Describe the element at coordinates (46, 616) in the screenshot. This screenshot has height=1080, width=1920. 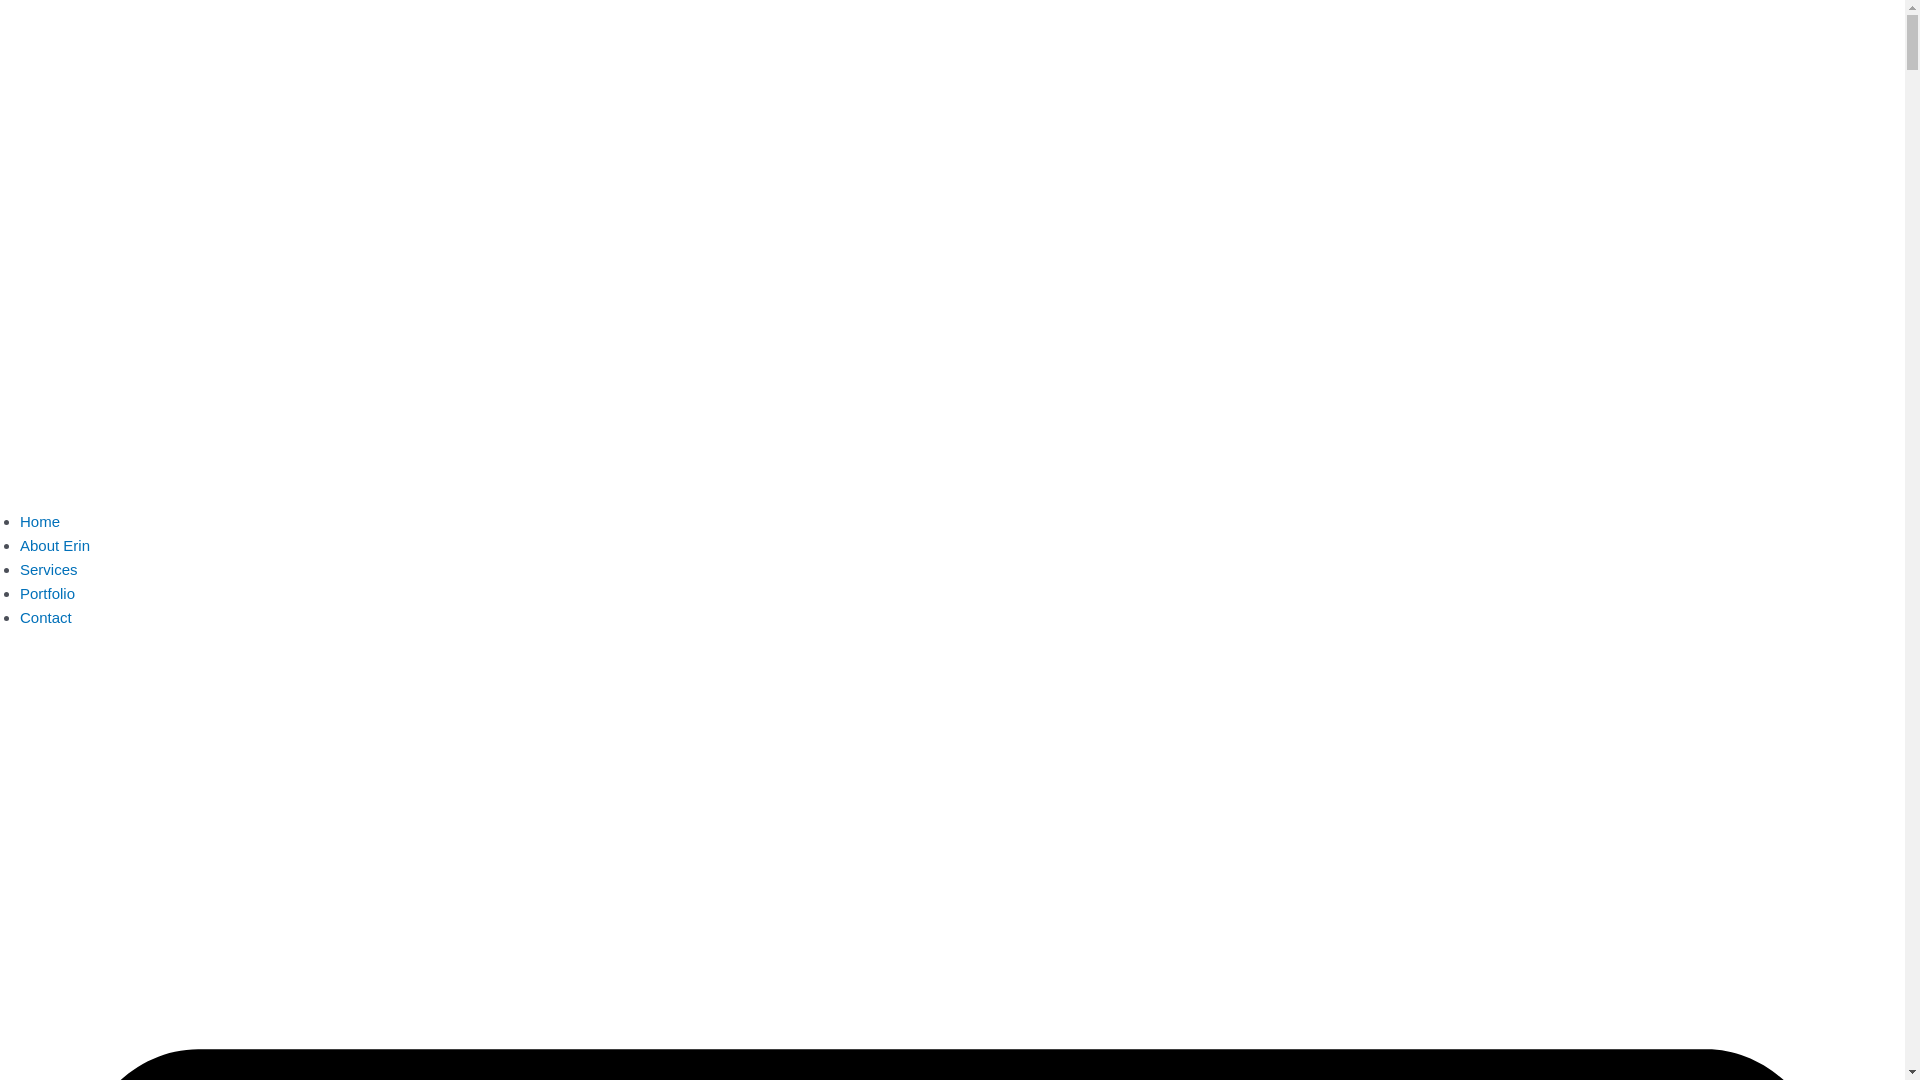
I see `'Contact'` at that location.